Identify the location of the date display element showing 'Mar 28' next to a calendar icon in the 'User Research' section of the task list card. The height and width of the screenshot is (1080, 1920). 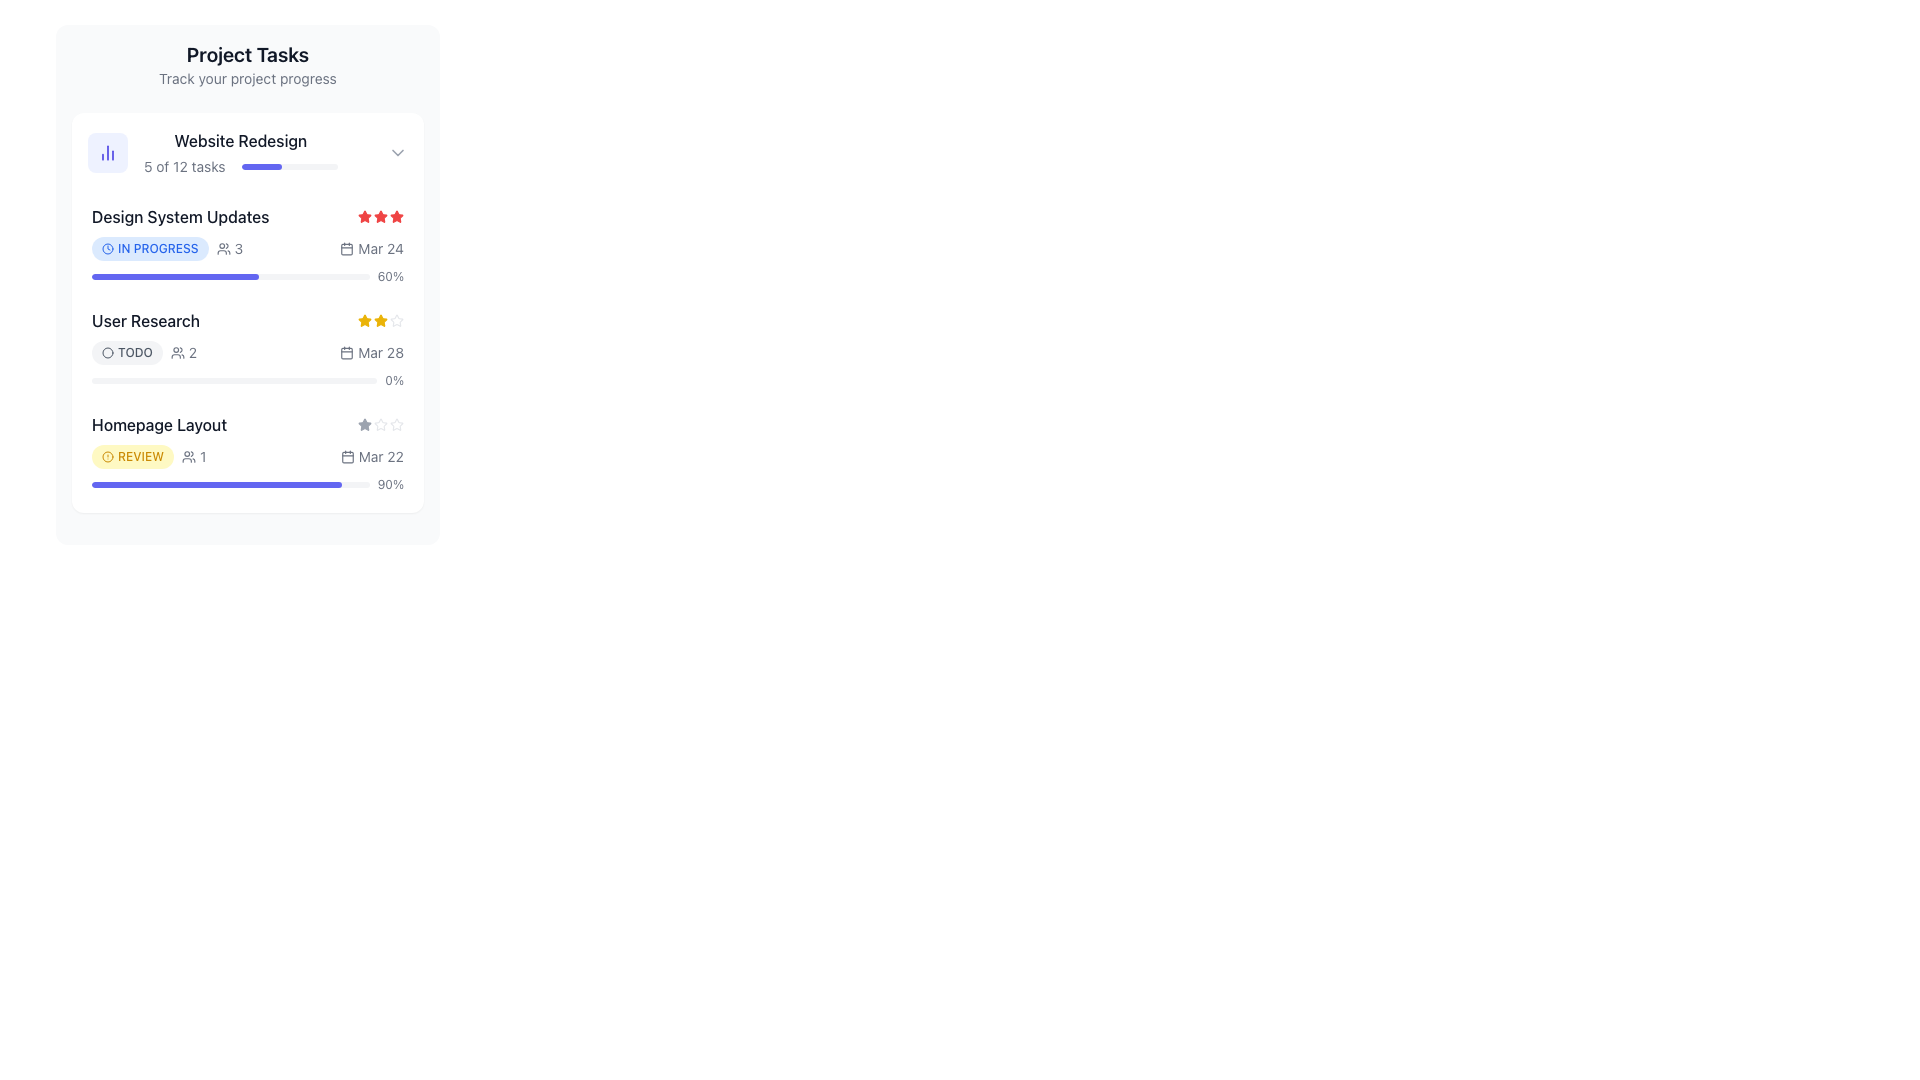
(372, 352).